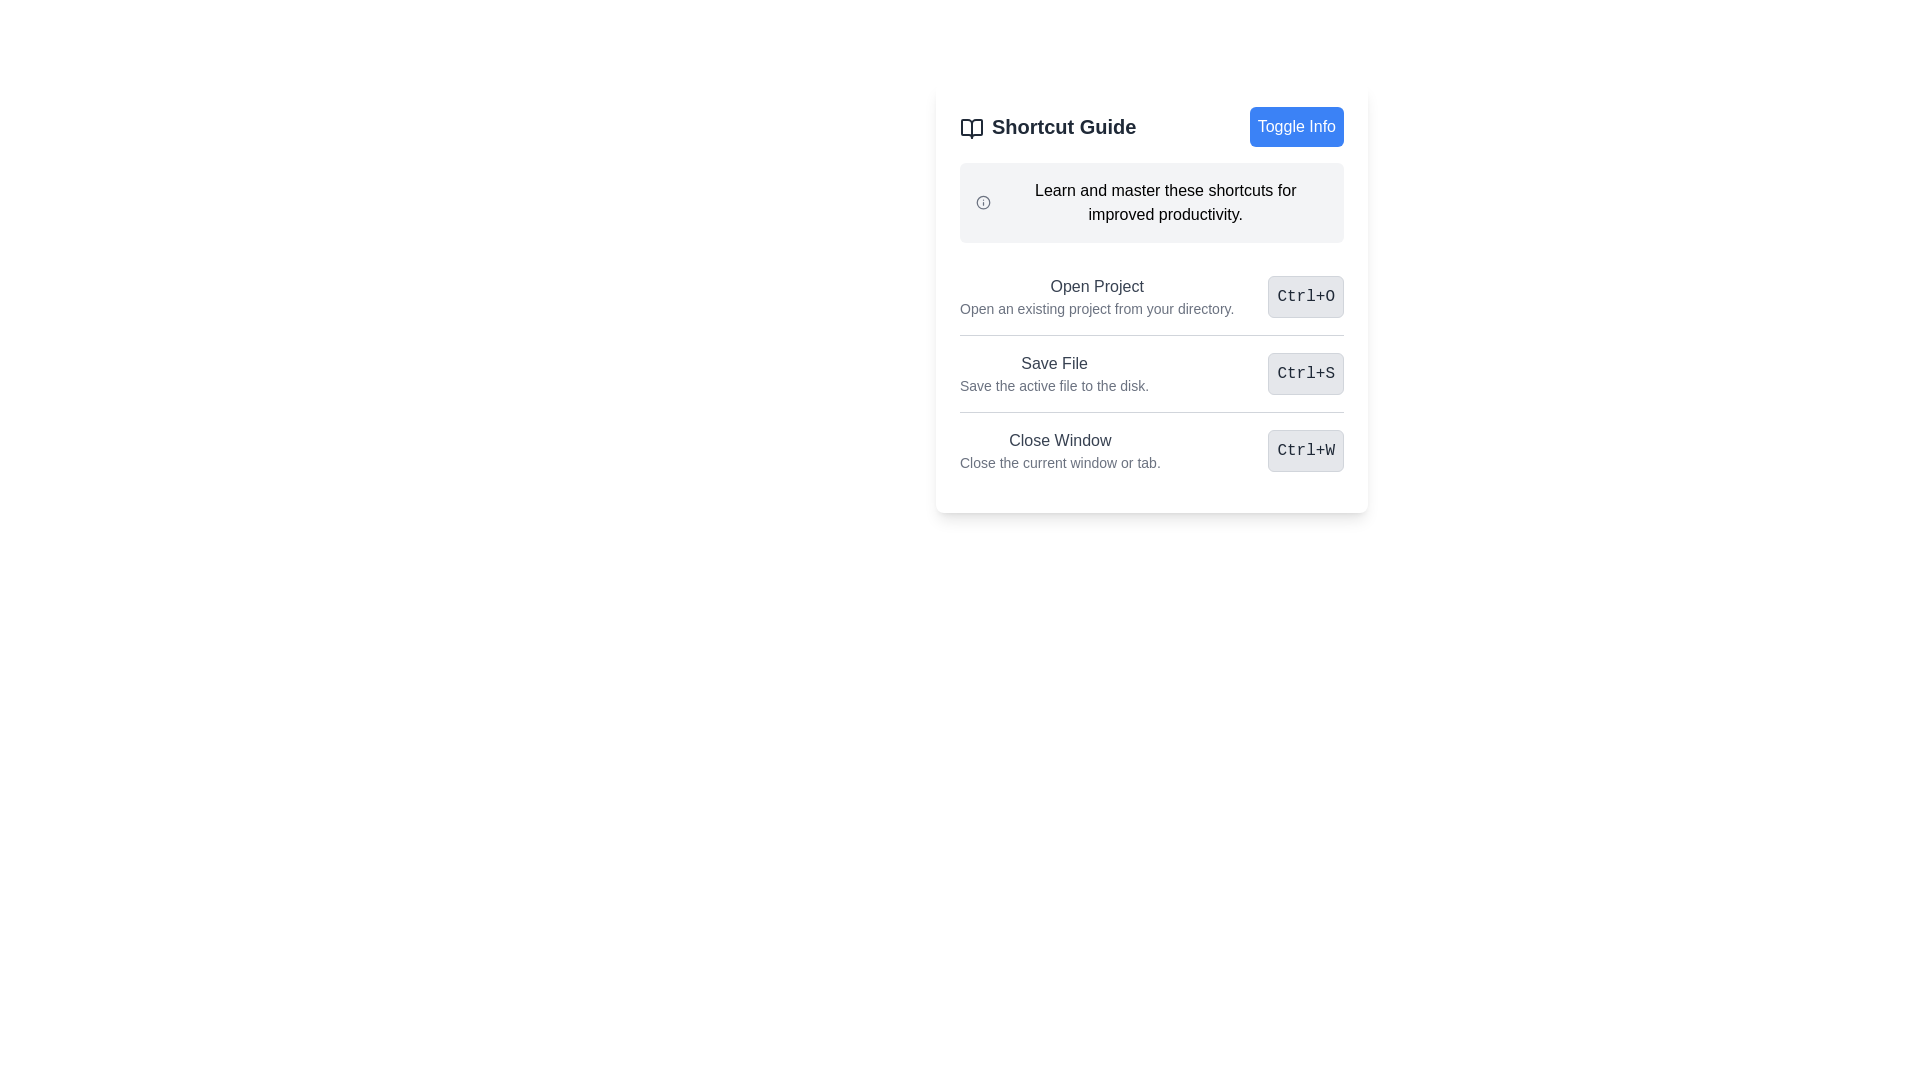 This screenshot has width=1920, height=1080. I want to click on the descriptive text element that provides guidance for the 'Open Project' action, located directly below the 'Open Project' title, so click(1096, 308).